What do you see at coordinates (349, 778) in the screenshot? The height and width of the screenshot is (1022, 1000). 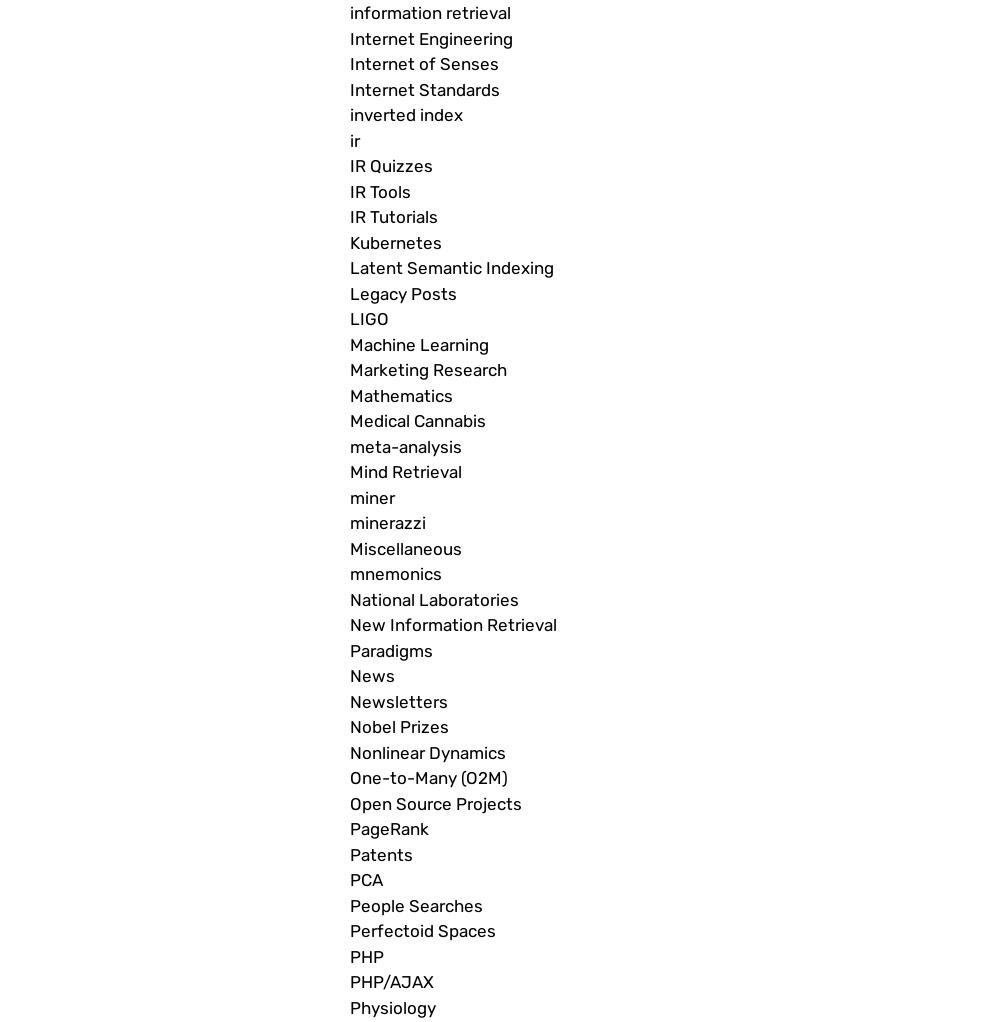 I see `'One-to-Many (O2M)'` at bounding box center [349, 778].